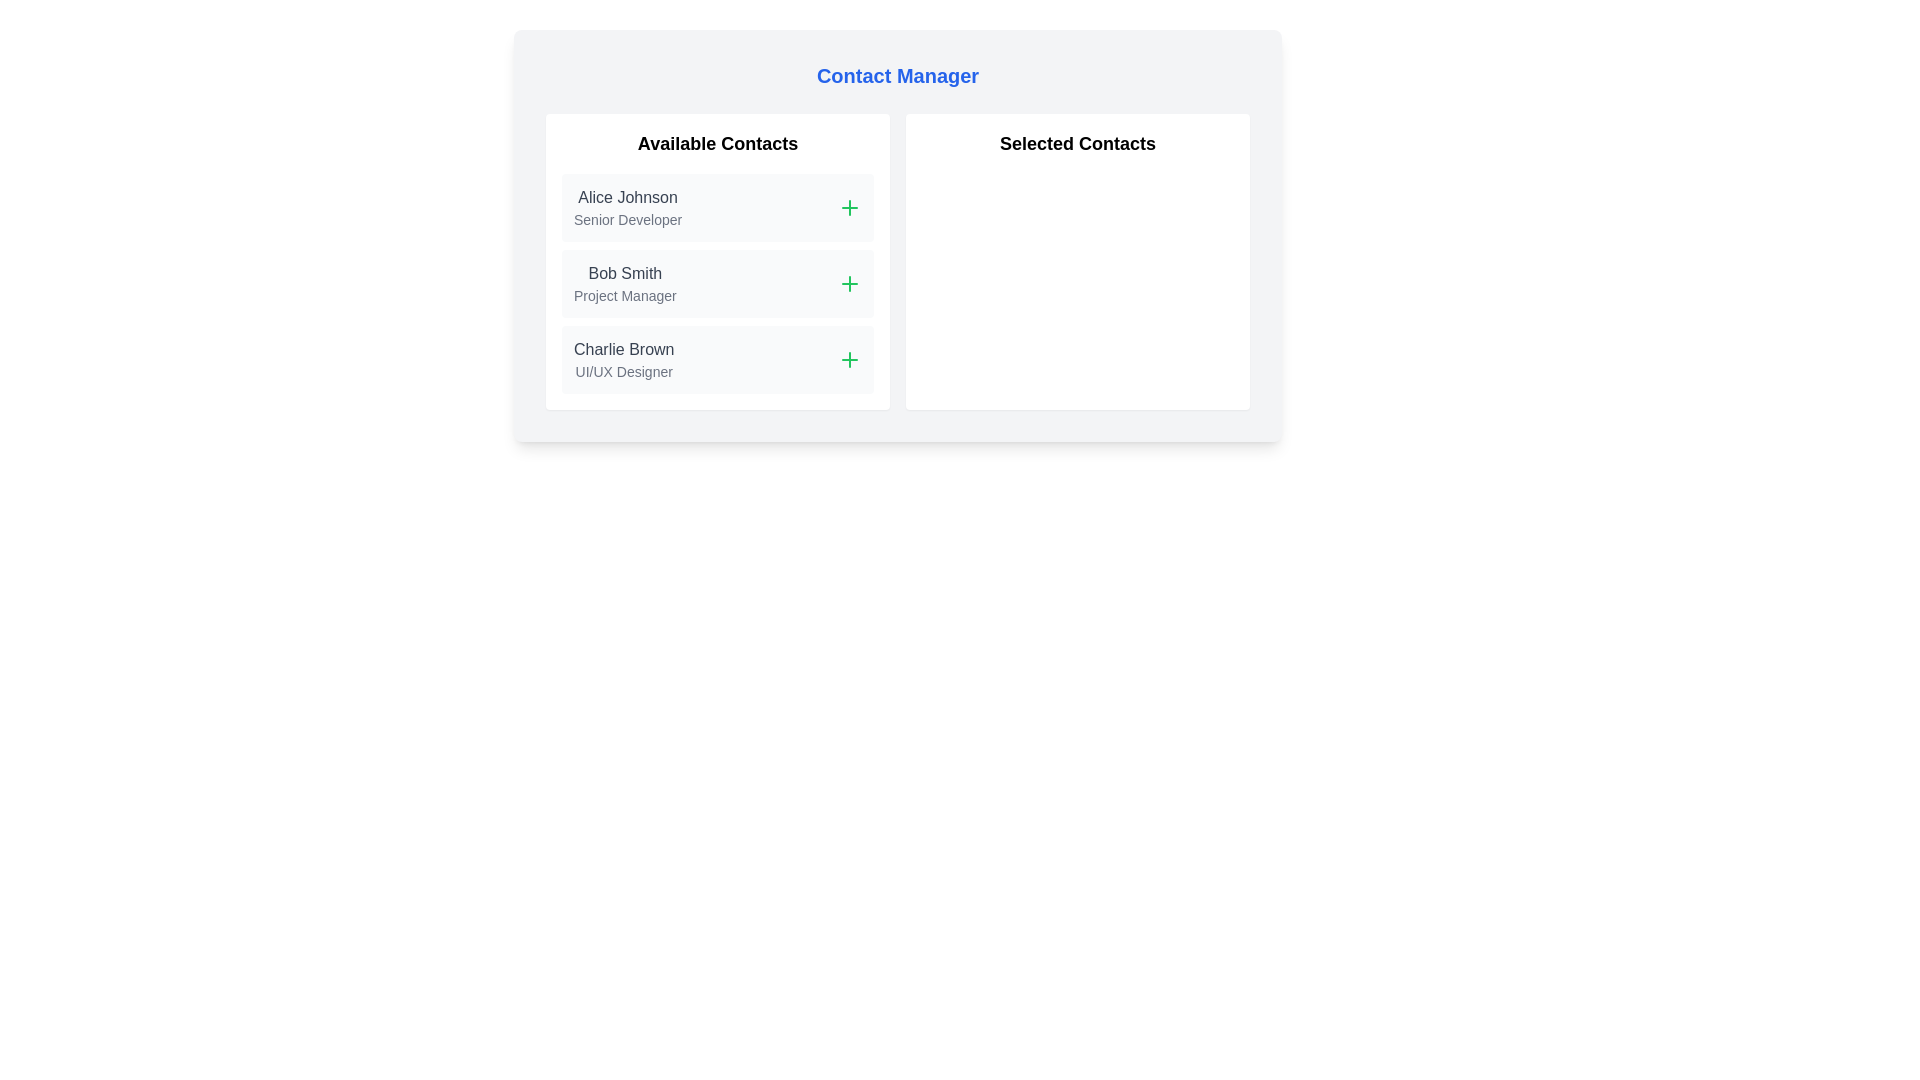 The width and height of the screenshot is (1920, 1080). Describe the element at coordinates (624, 273) in the screenshot. I see `the static text label displaying the name 'Bob Smith' in gray color, located above the 'Project Manager' label in the 'Contact Manager' interface` at that location.